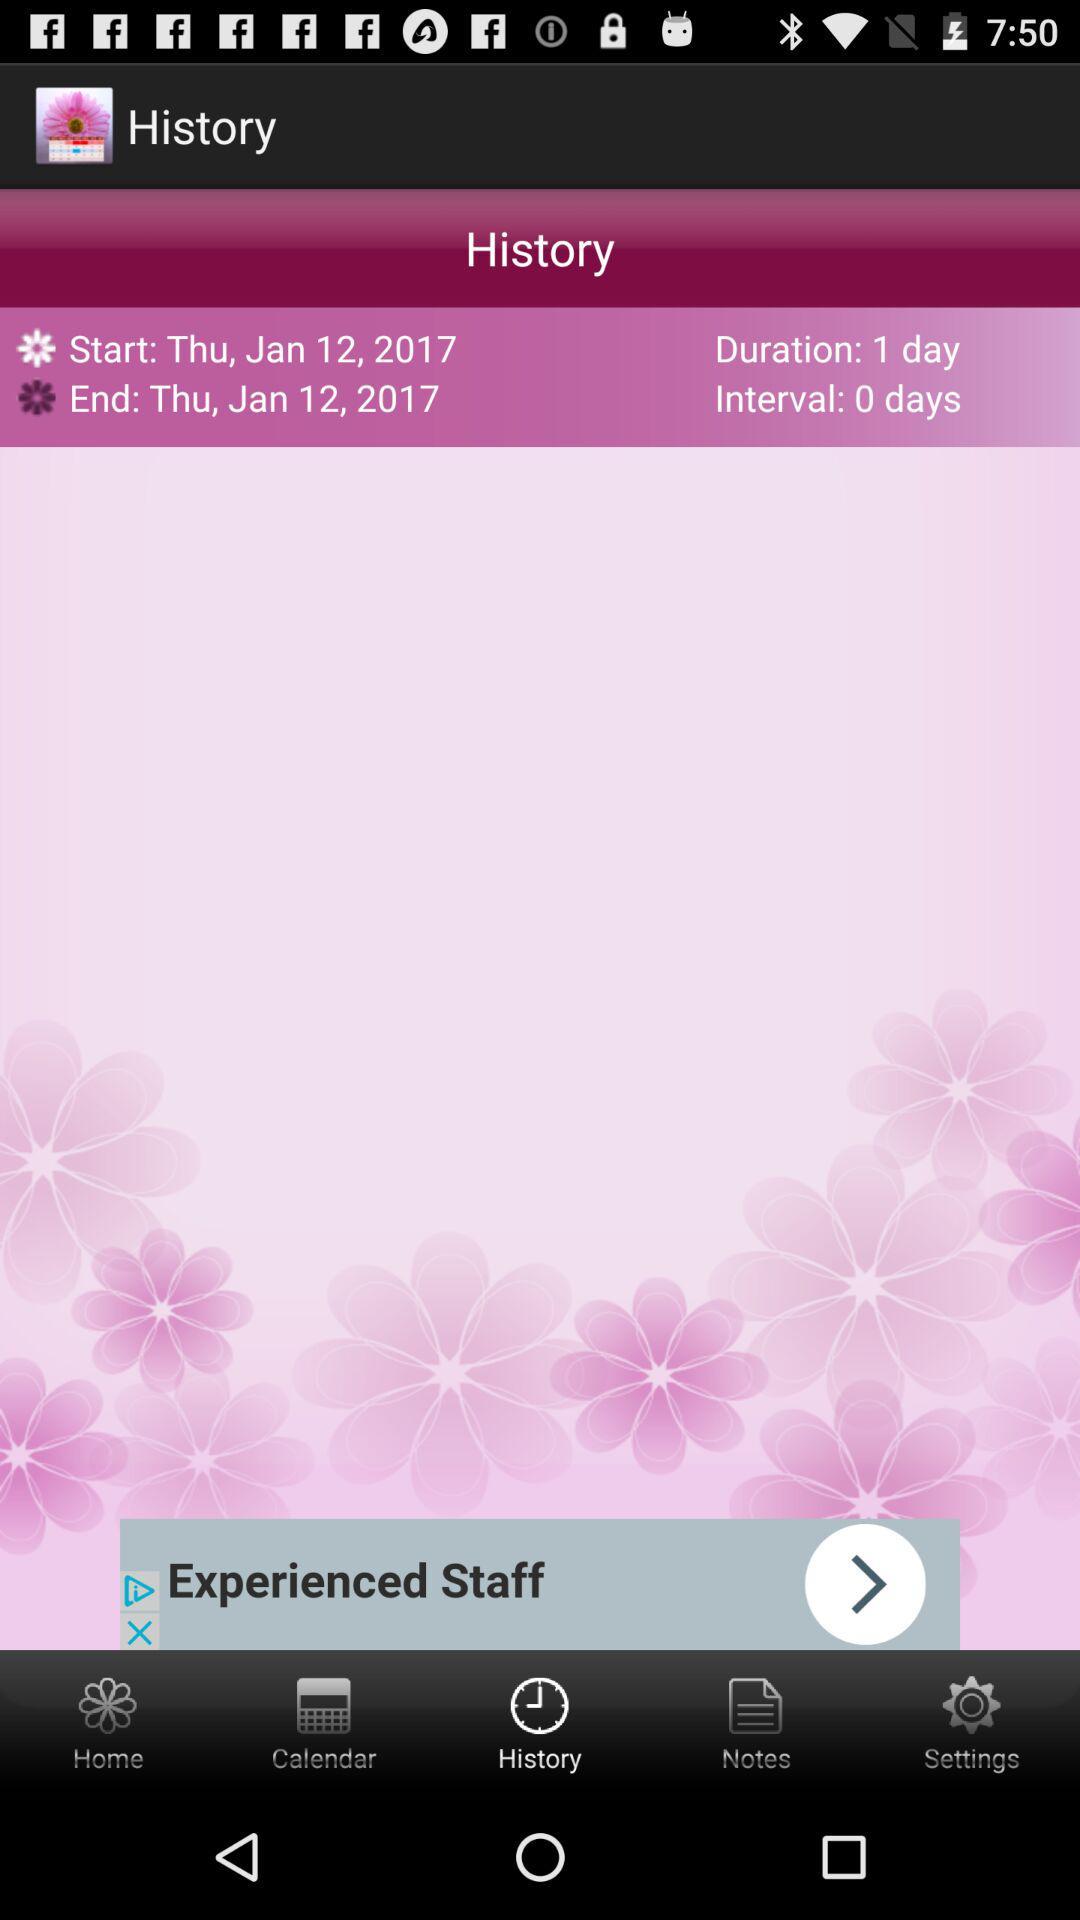  What do you see at coordinates (756, 1721) in the screenshot?
I see `notes button` at bounding box center [756, 1721].